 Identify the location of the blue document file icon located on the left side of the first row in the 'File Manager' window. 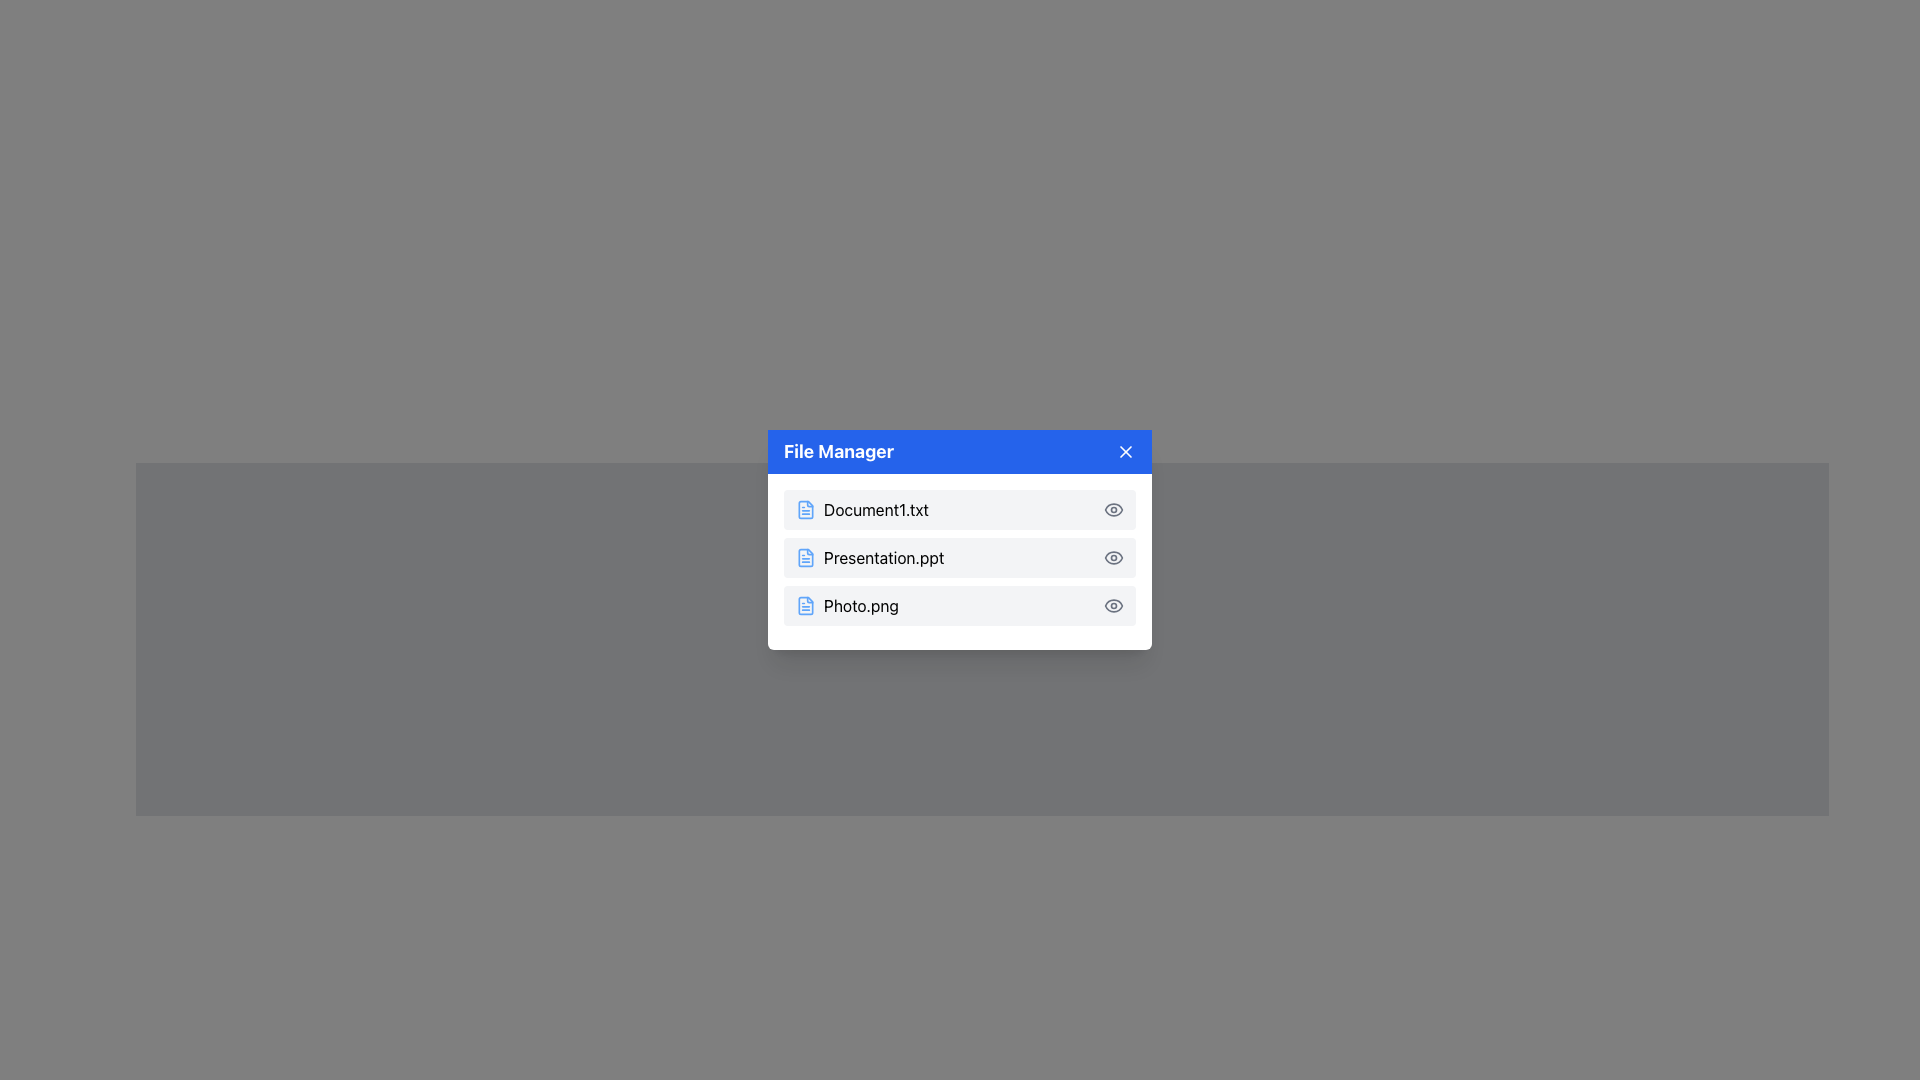
(806, 508).